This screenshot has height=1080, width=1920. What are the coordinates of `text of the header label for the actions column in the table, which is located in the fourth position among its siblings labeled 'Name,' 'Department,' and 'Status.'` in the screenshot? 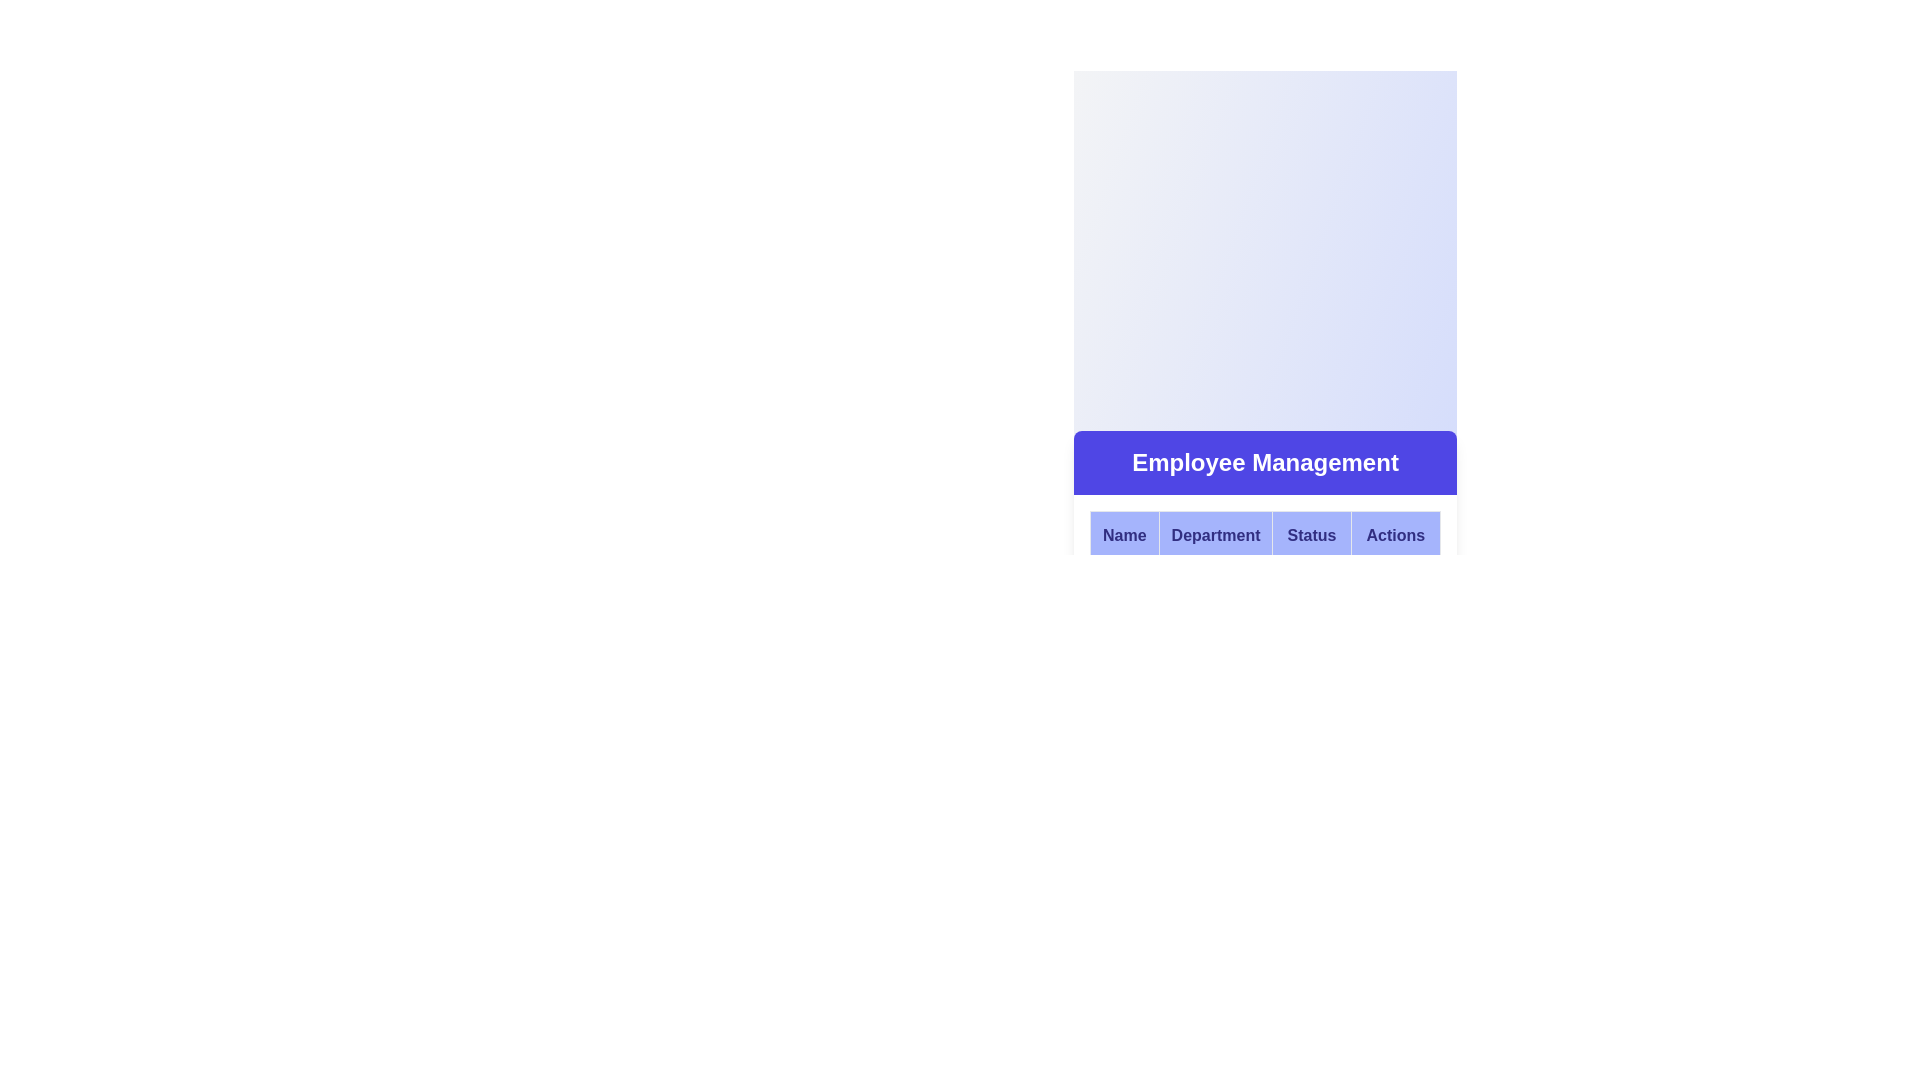 It's located at (1394, 534).